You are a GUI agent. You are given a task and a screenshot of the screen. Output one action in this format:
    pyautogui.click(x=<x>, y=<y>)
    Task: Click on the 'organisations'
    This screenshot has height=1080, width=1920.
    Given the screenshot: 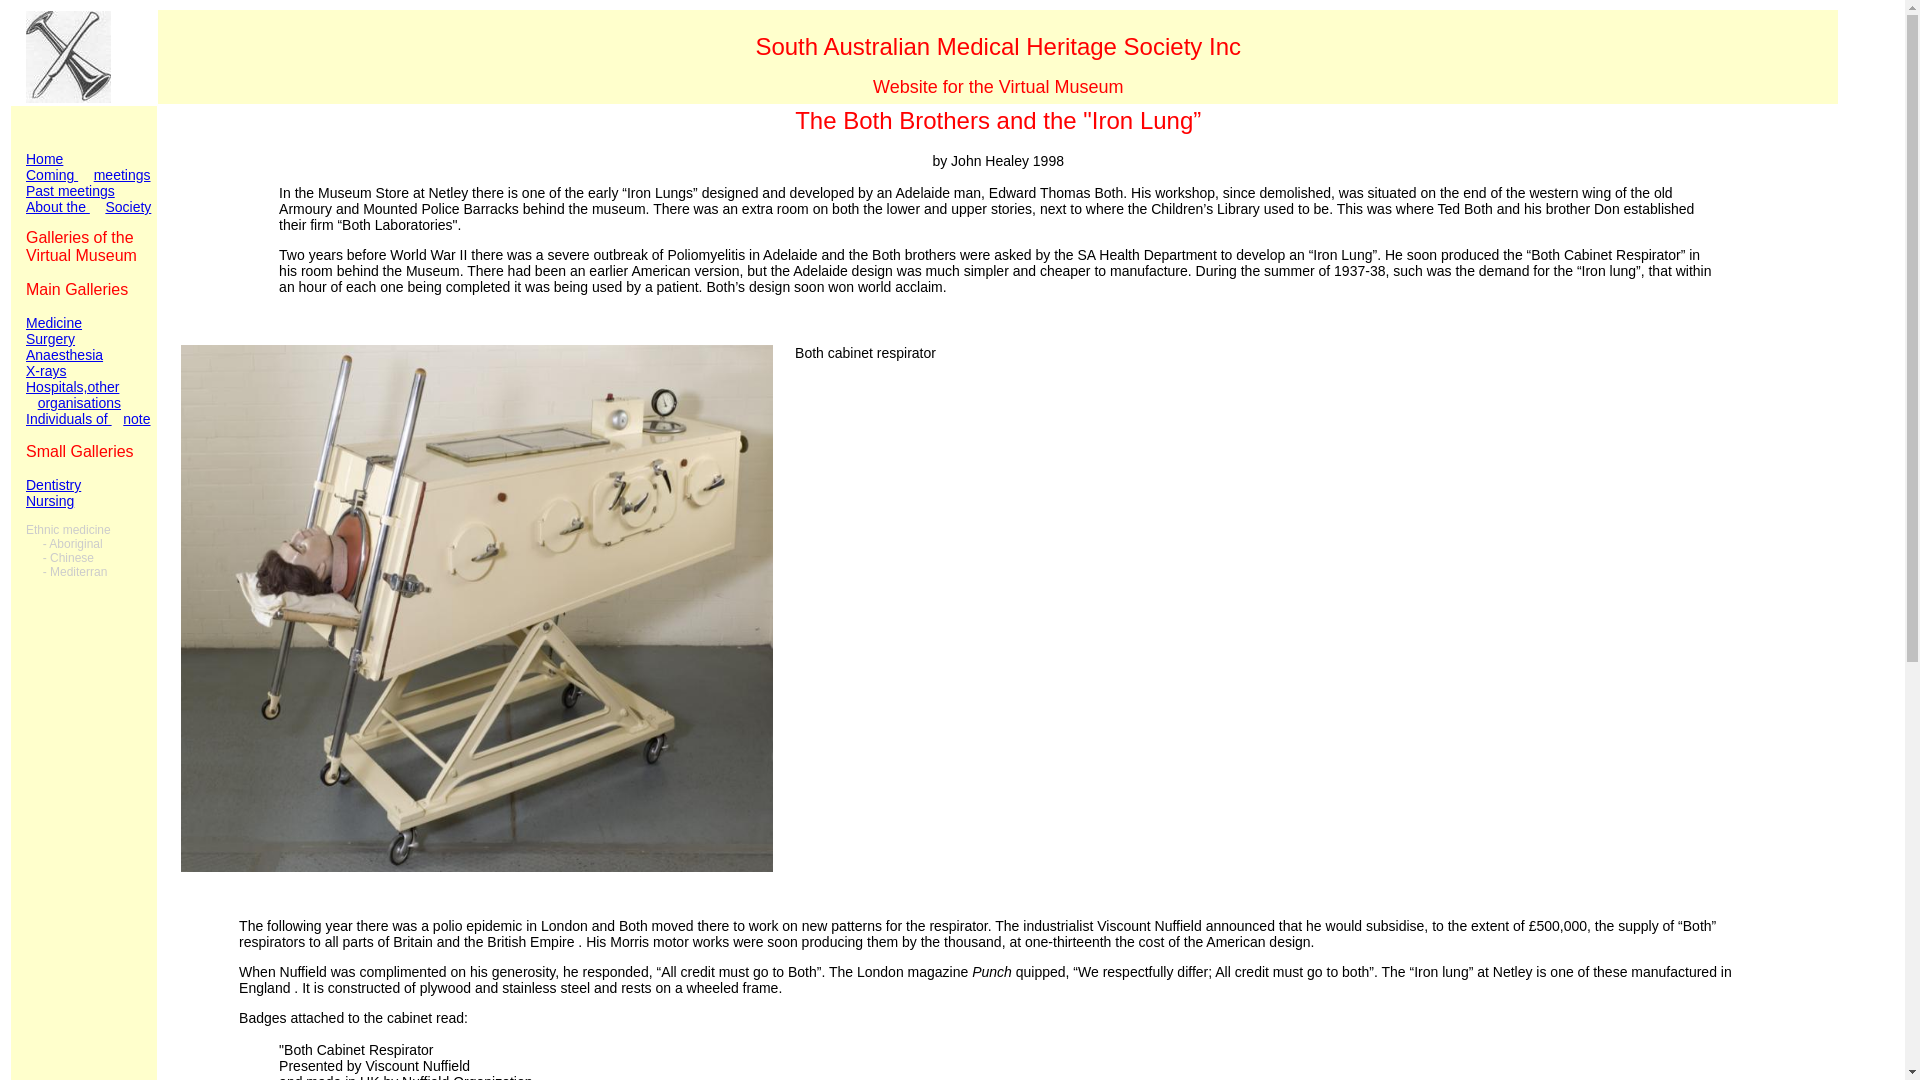 What is the action you would take?
    pyautogui.click(x=79, y=402)
    